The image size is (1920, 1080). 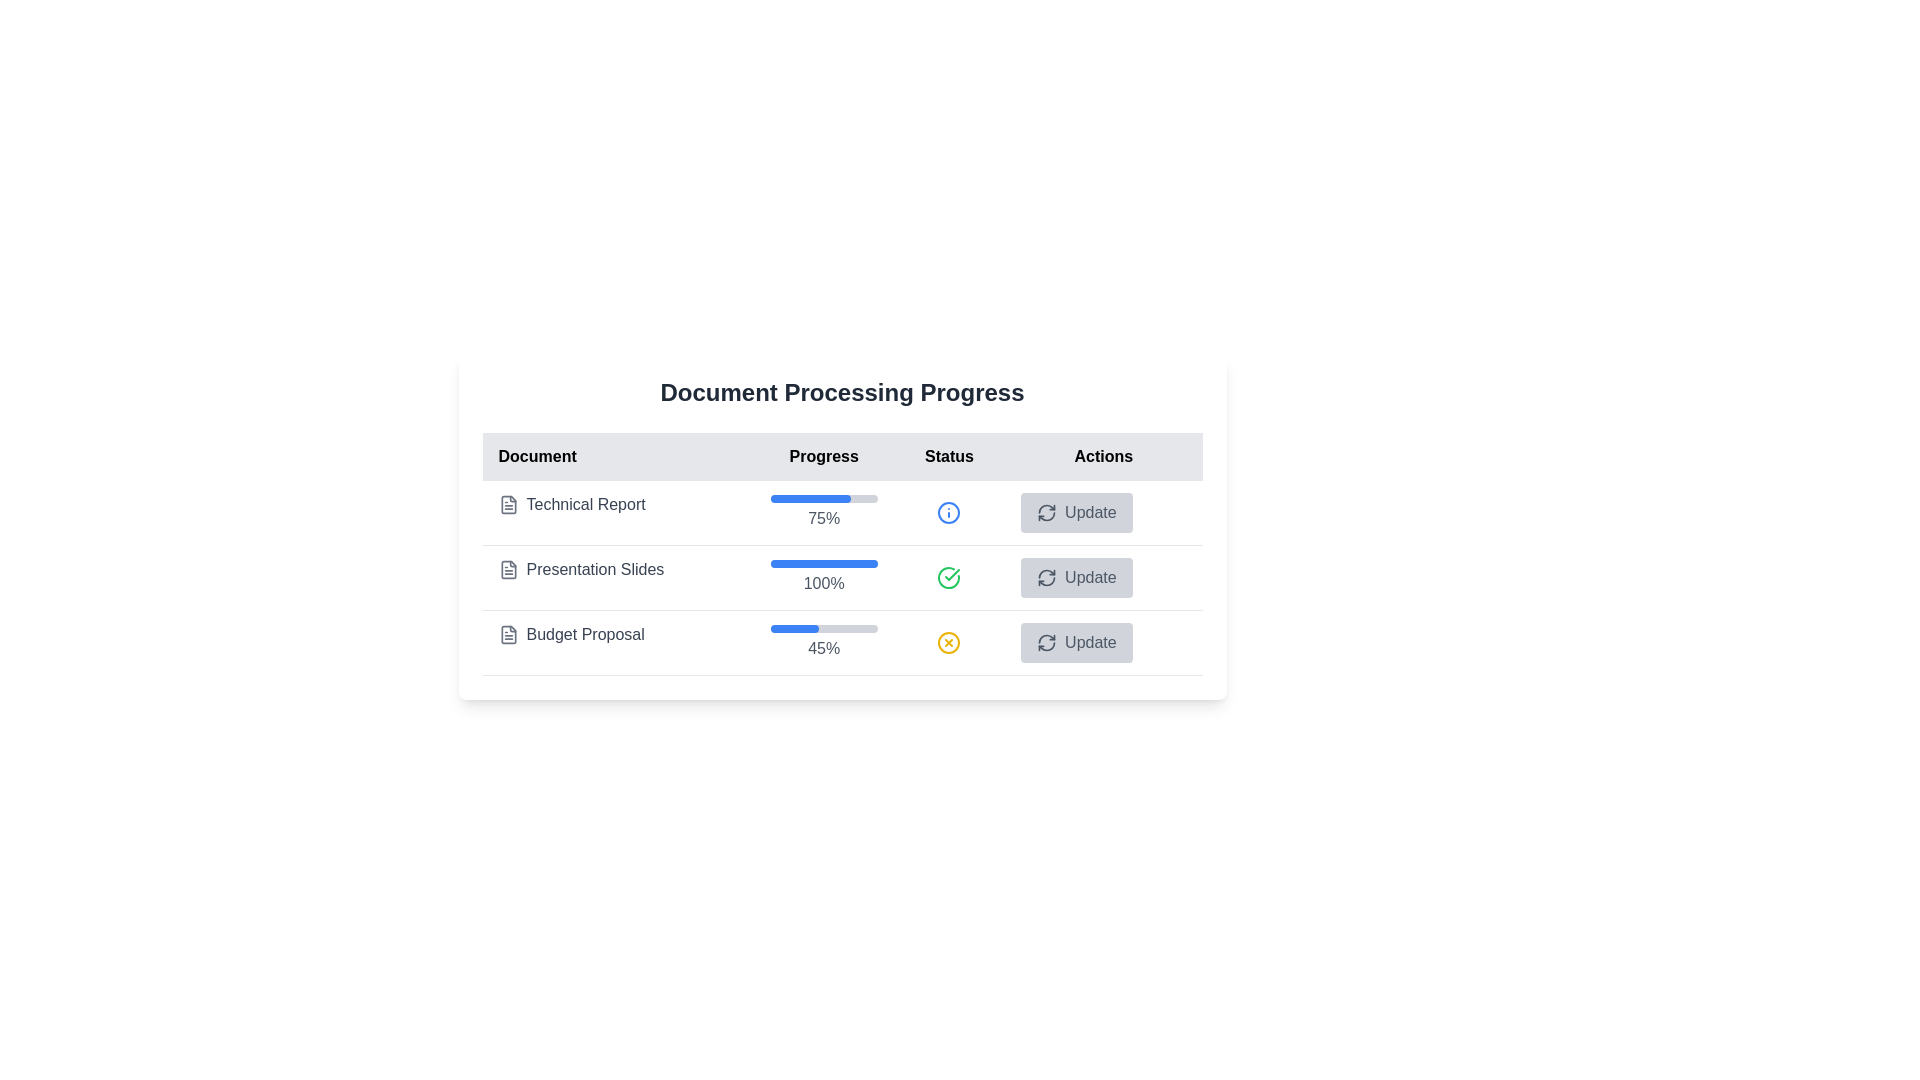 I want to click on the button that contains the refresh icon for the 'Presentation Slides' entry to interact via keyboard, so click(x=1046, y=512).